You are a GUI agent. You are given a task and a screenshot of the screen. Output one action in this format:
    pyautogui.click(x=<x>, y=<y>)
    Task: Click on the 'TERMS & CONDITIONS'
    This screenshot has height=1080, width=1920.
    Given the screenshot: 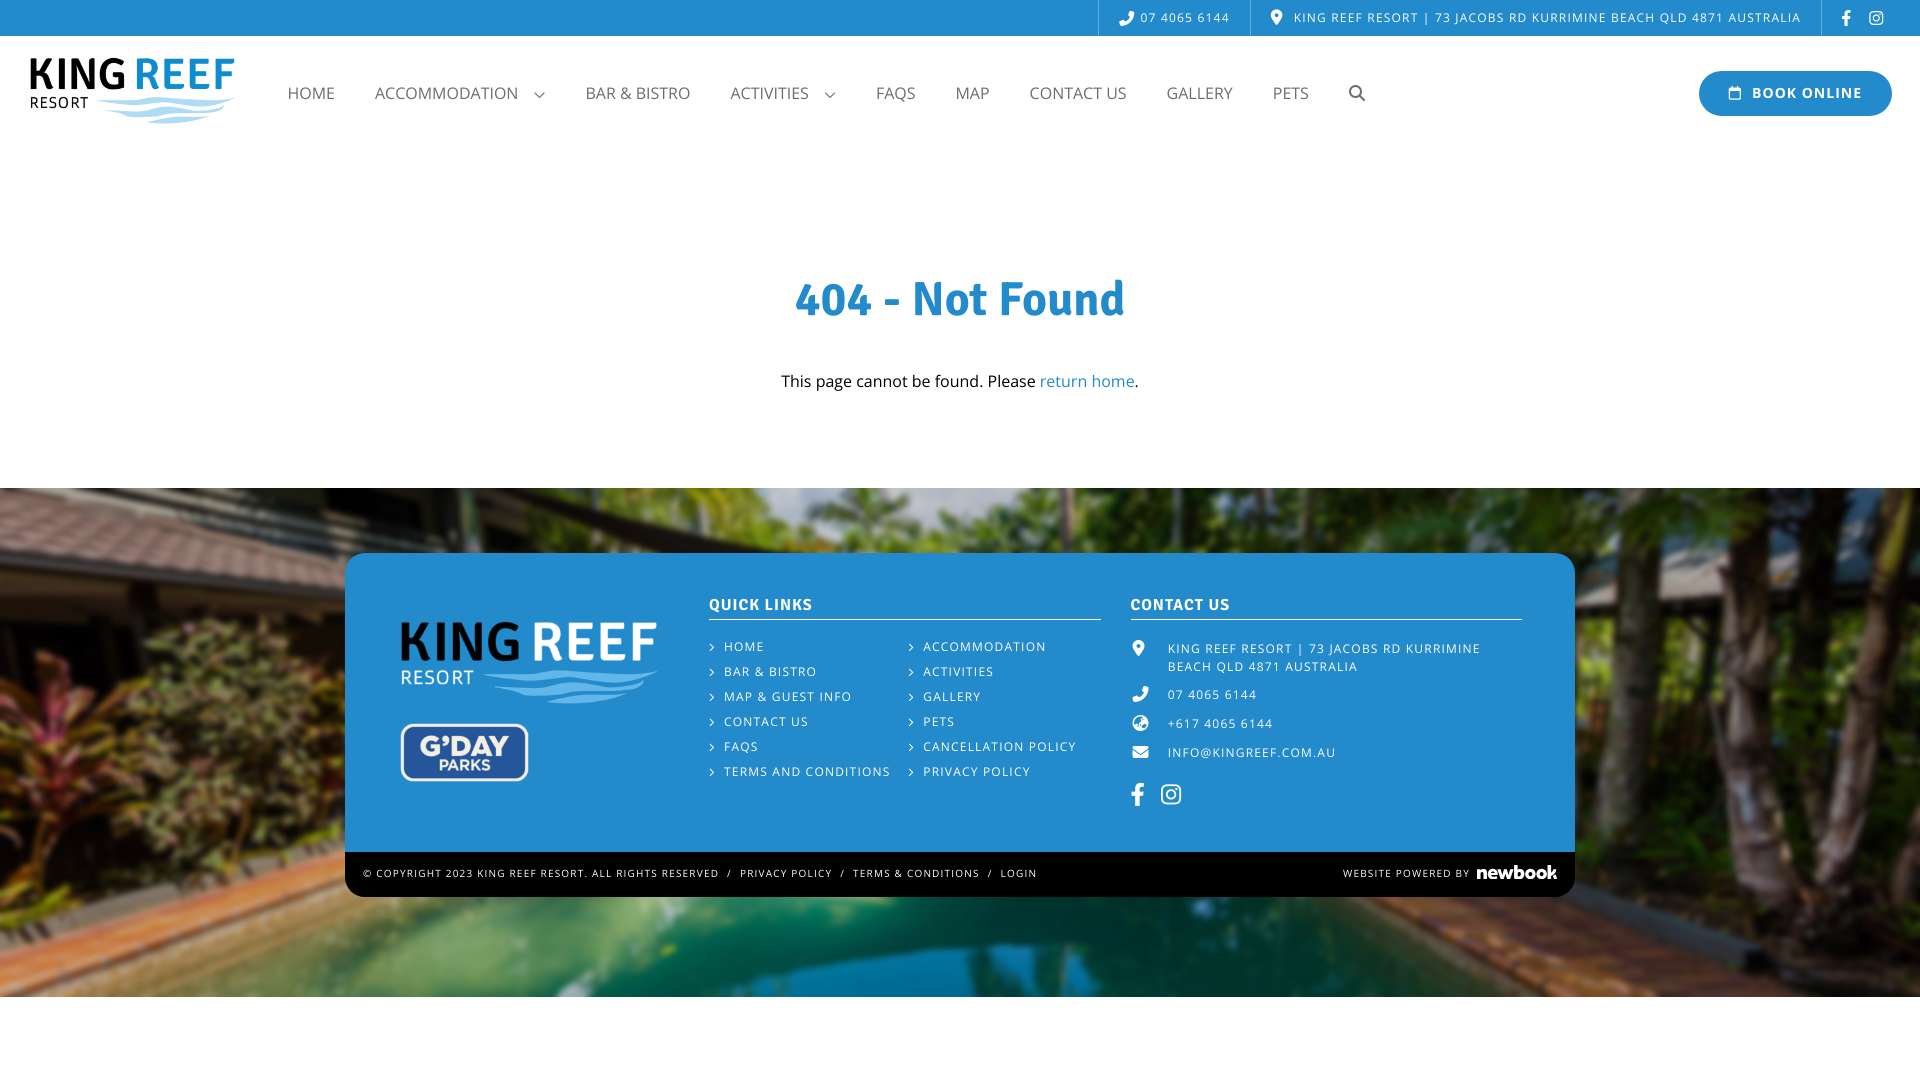 What is the action you would take?
    pyautogui.click(x=915, y=871)
    